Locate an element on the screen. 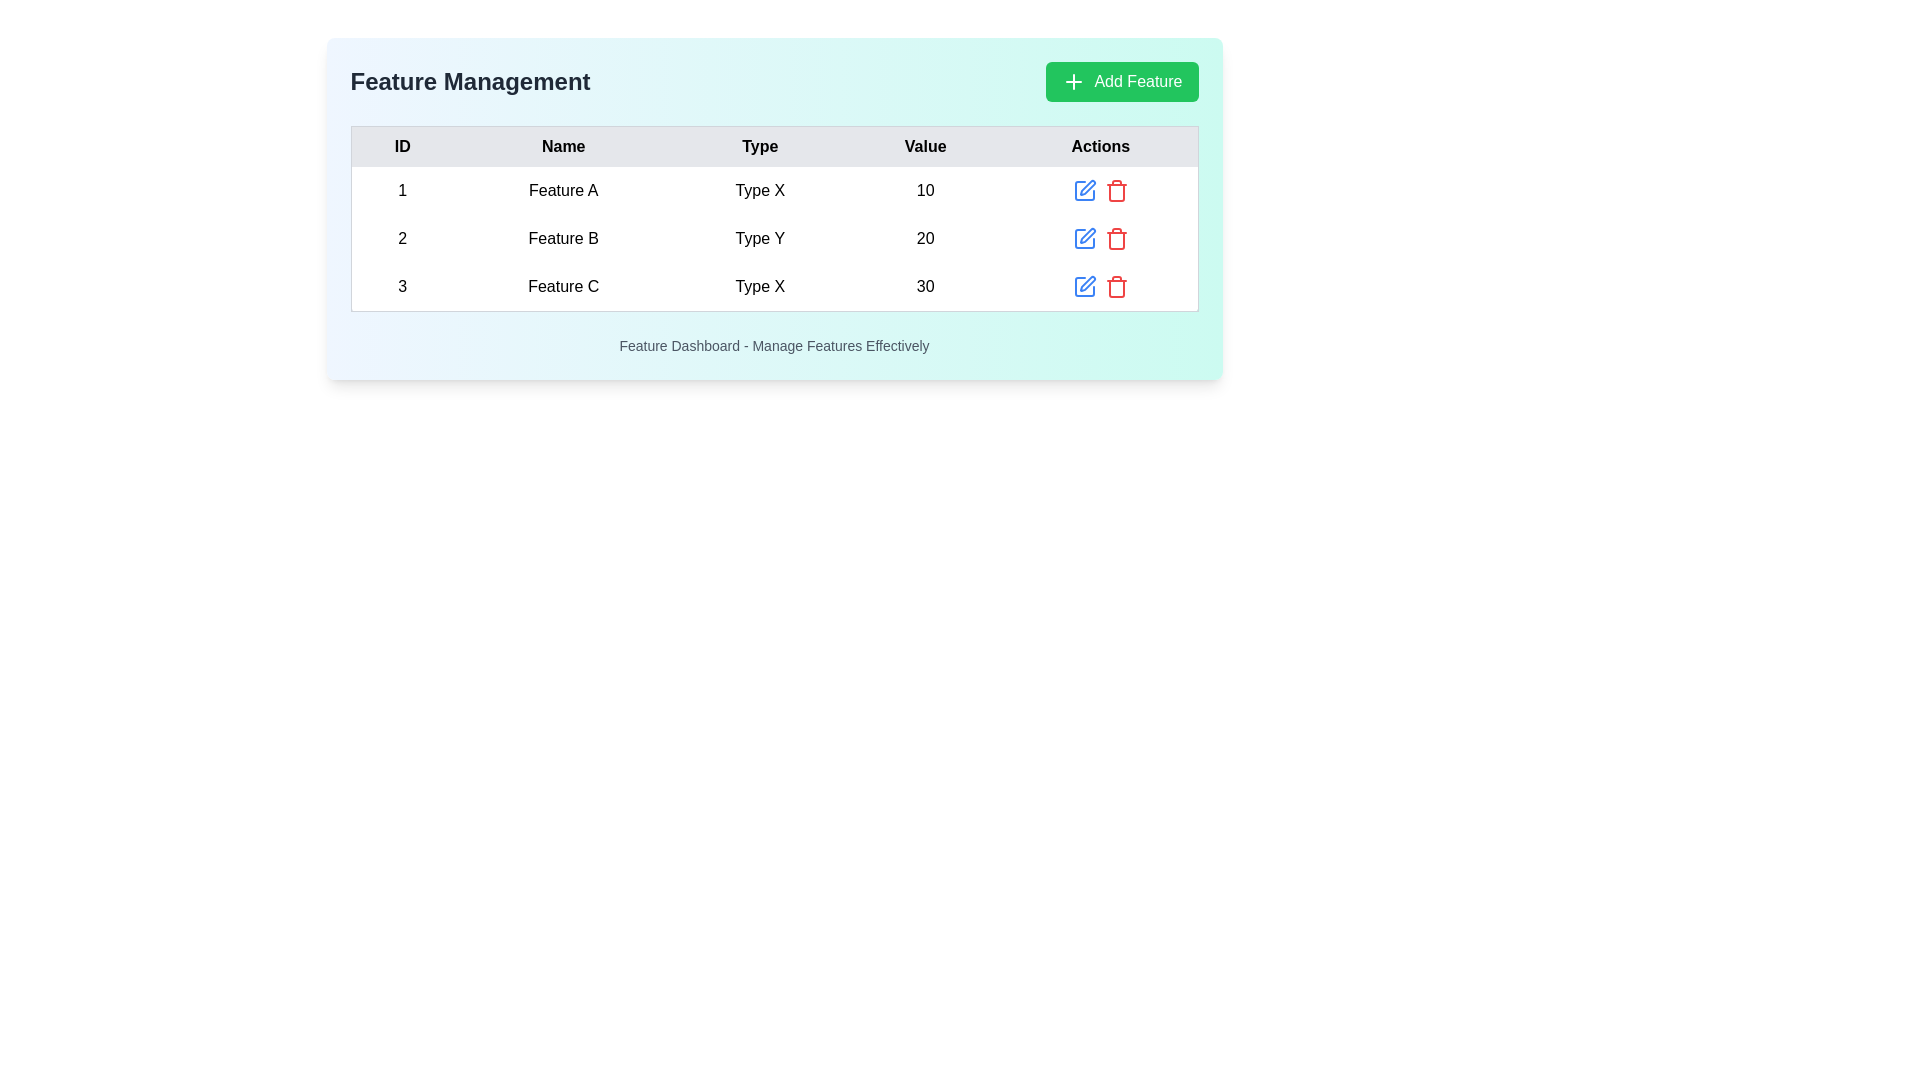  the tabular header cell labeled 'Name', which is the second header in the row, characterized by bold black text on a light gray background is located at coordinates (562, 145).